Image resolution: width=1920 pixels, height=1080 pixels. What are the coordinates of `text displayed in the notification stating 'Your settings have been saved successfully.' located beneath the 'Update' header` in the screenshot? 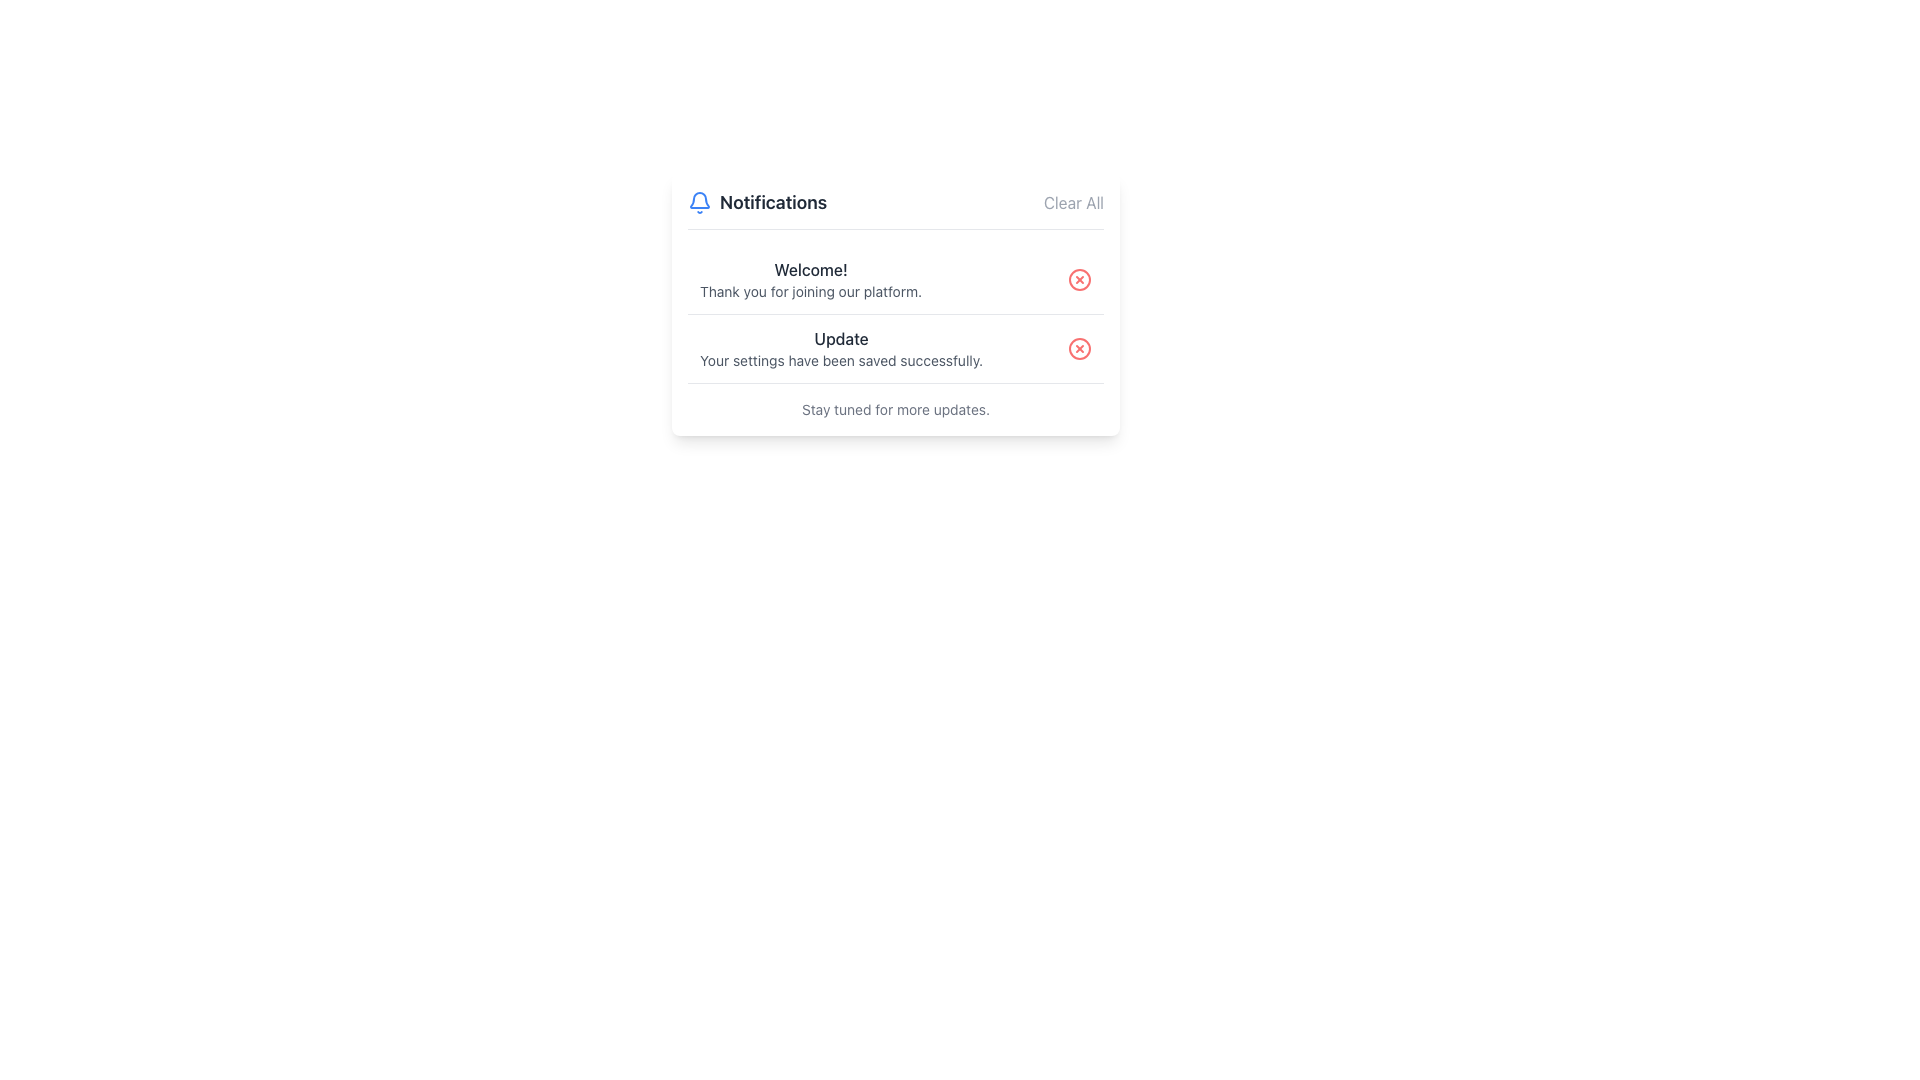 It's located at (841, 361).